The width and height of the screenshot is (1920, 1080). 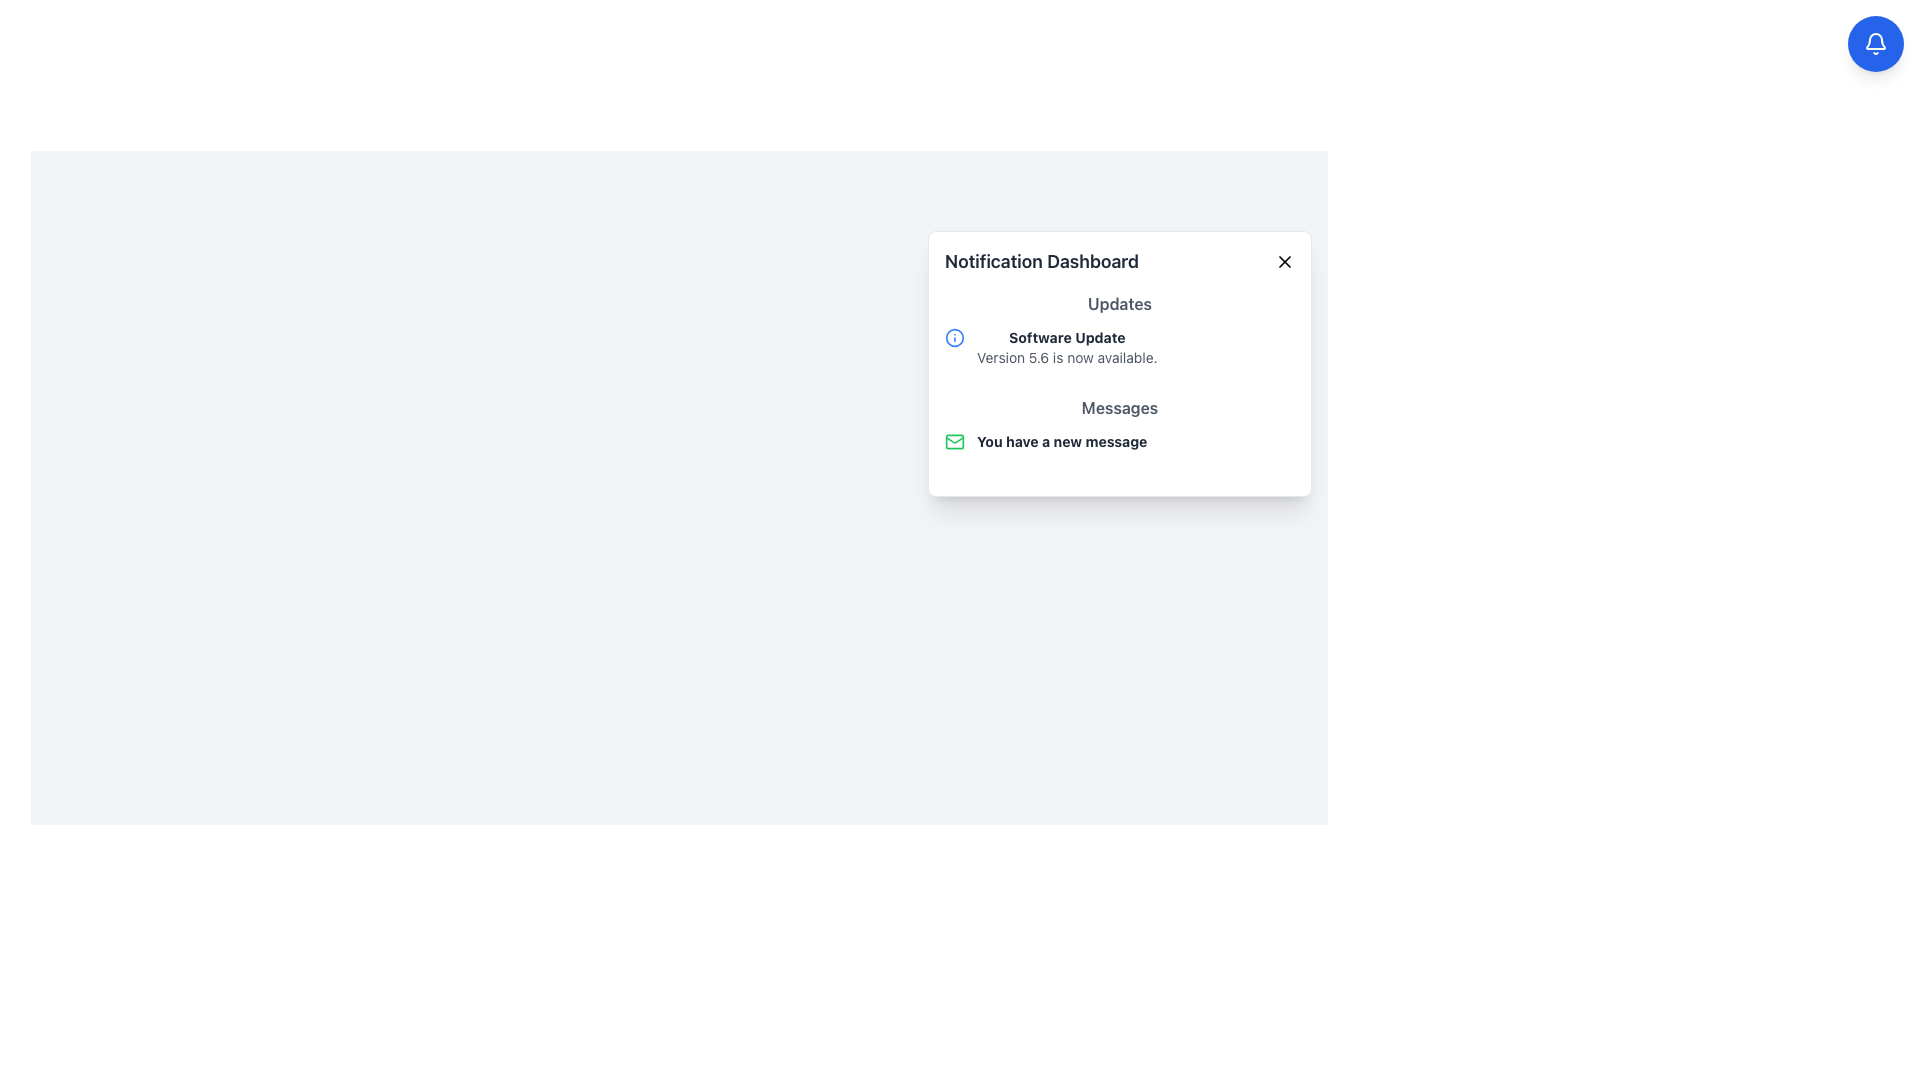 I want to click on the 'X' close button in the top-right corner of the 'Notification Dashboard' widget, so click(x=1285, y=261).